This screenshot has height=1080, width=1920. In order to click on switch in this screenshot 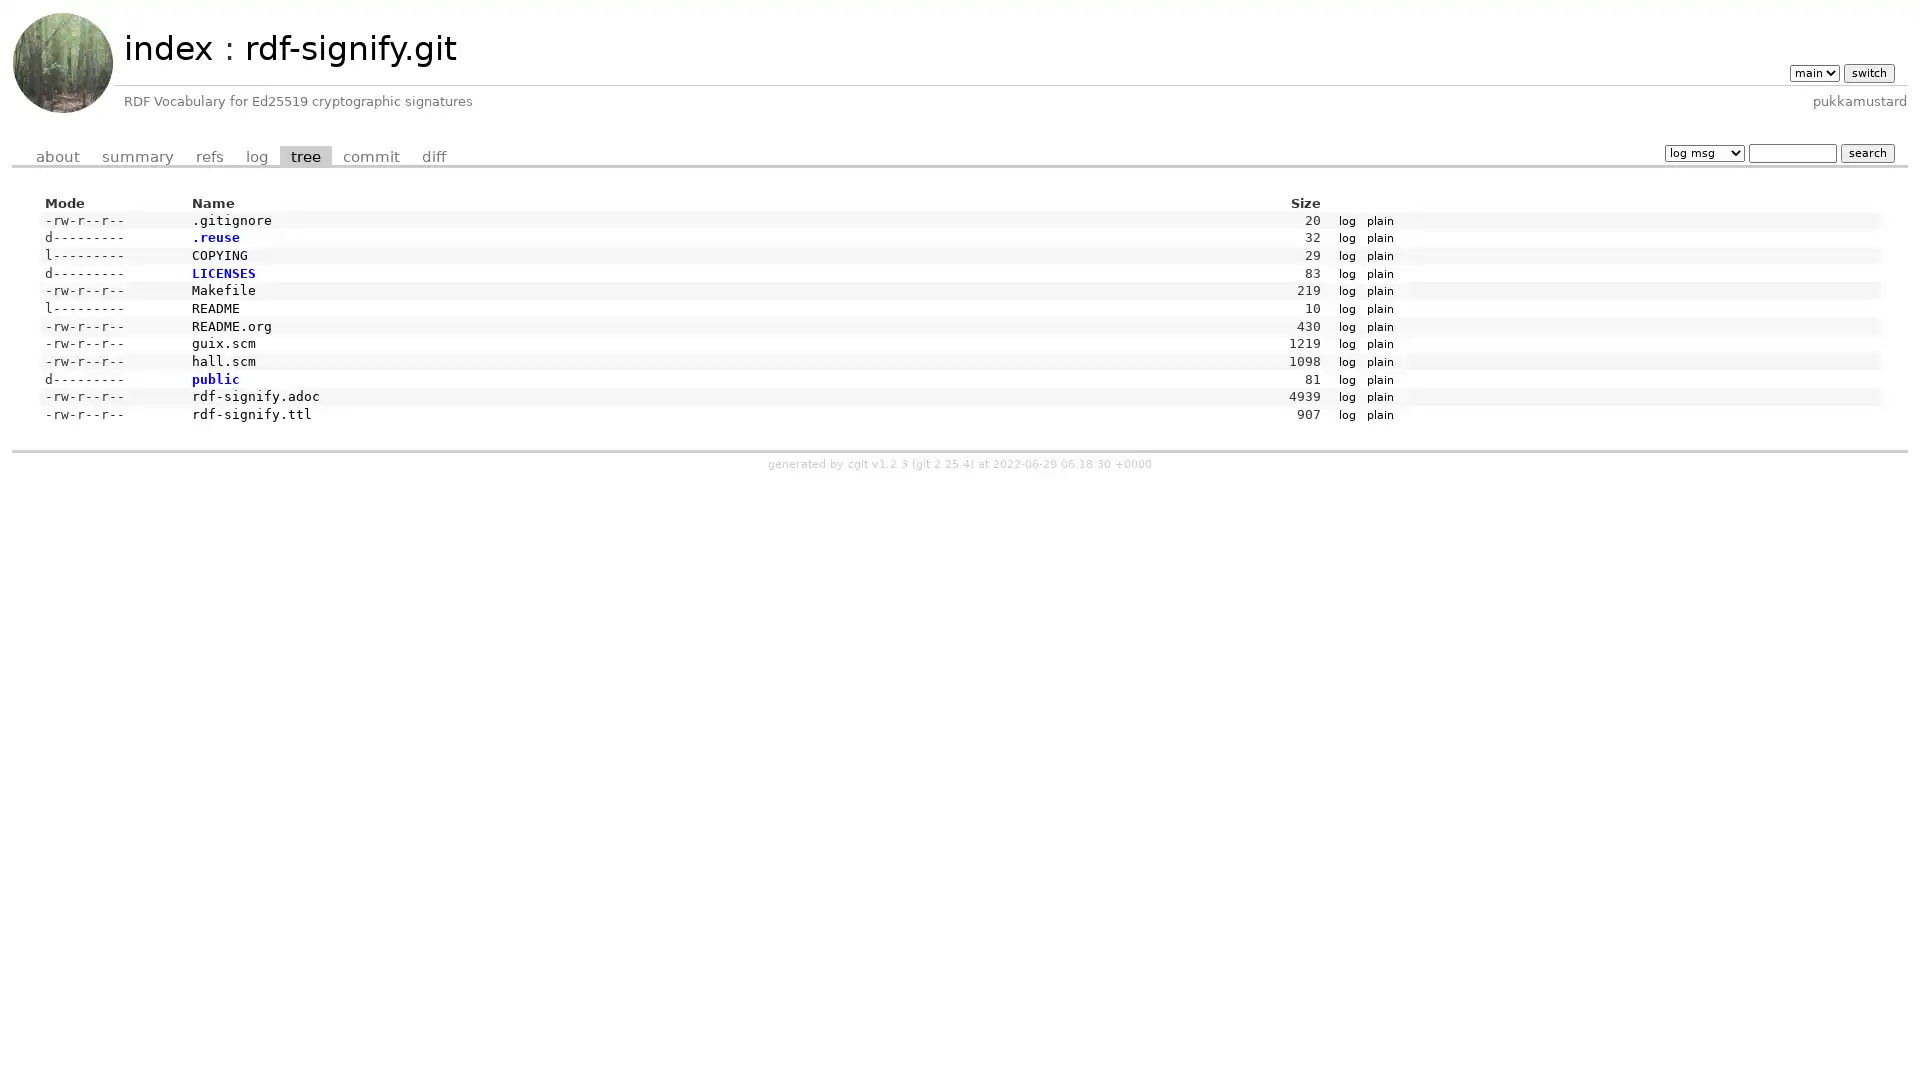, I will do `click(1867, 72)`.